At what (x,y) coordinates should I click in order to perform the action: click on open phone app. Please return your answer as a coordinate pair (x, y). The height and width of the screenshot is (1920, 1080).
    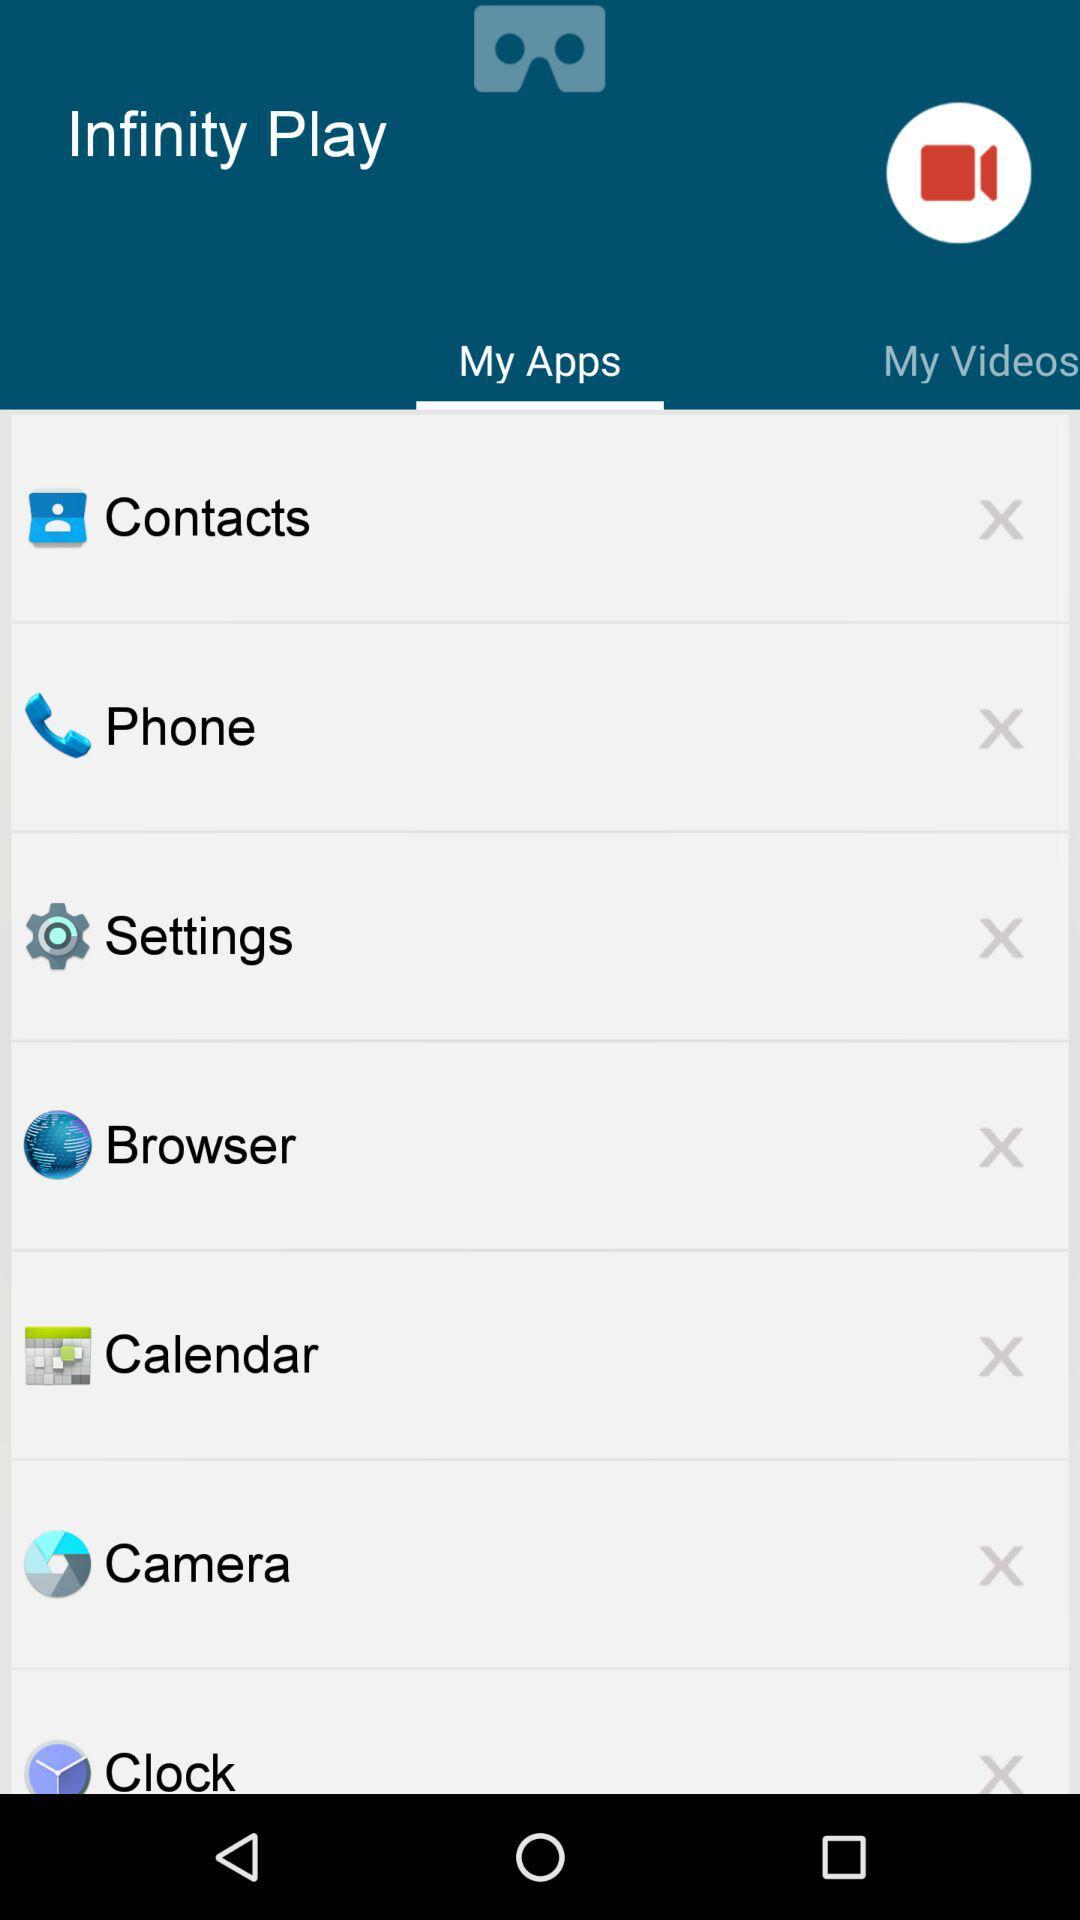
    Looking at the image, I should click on (56, 725).